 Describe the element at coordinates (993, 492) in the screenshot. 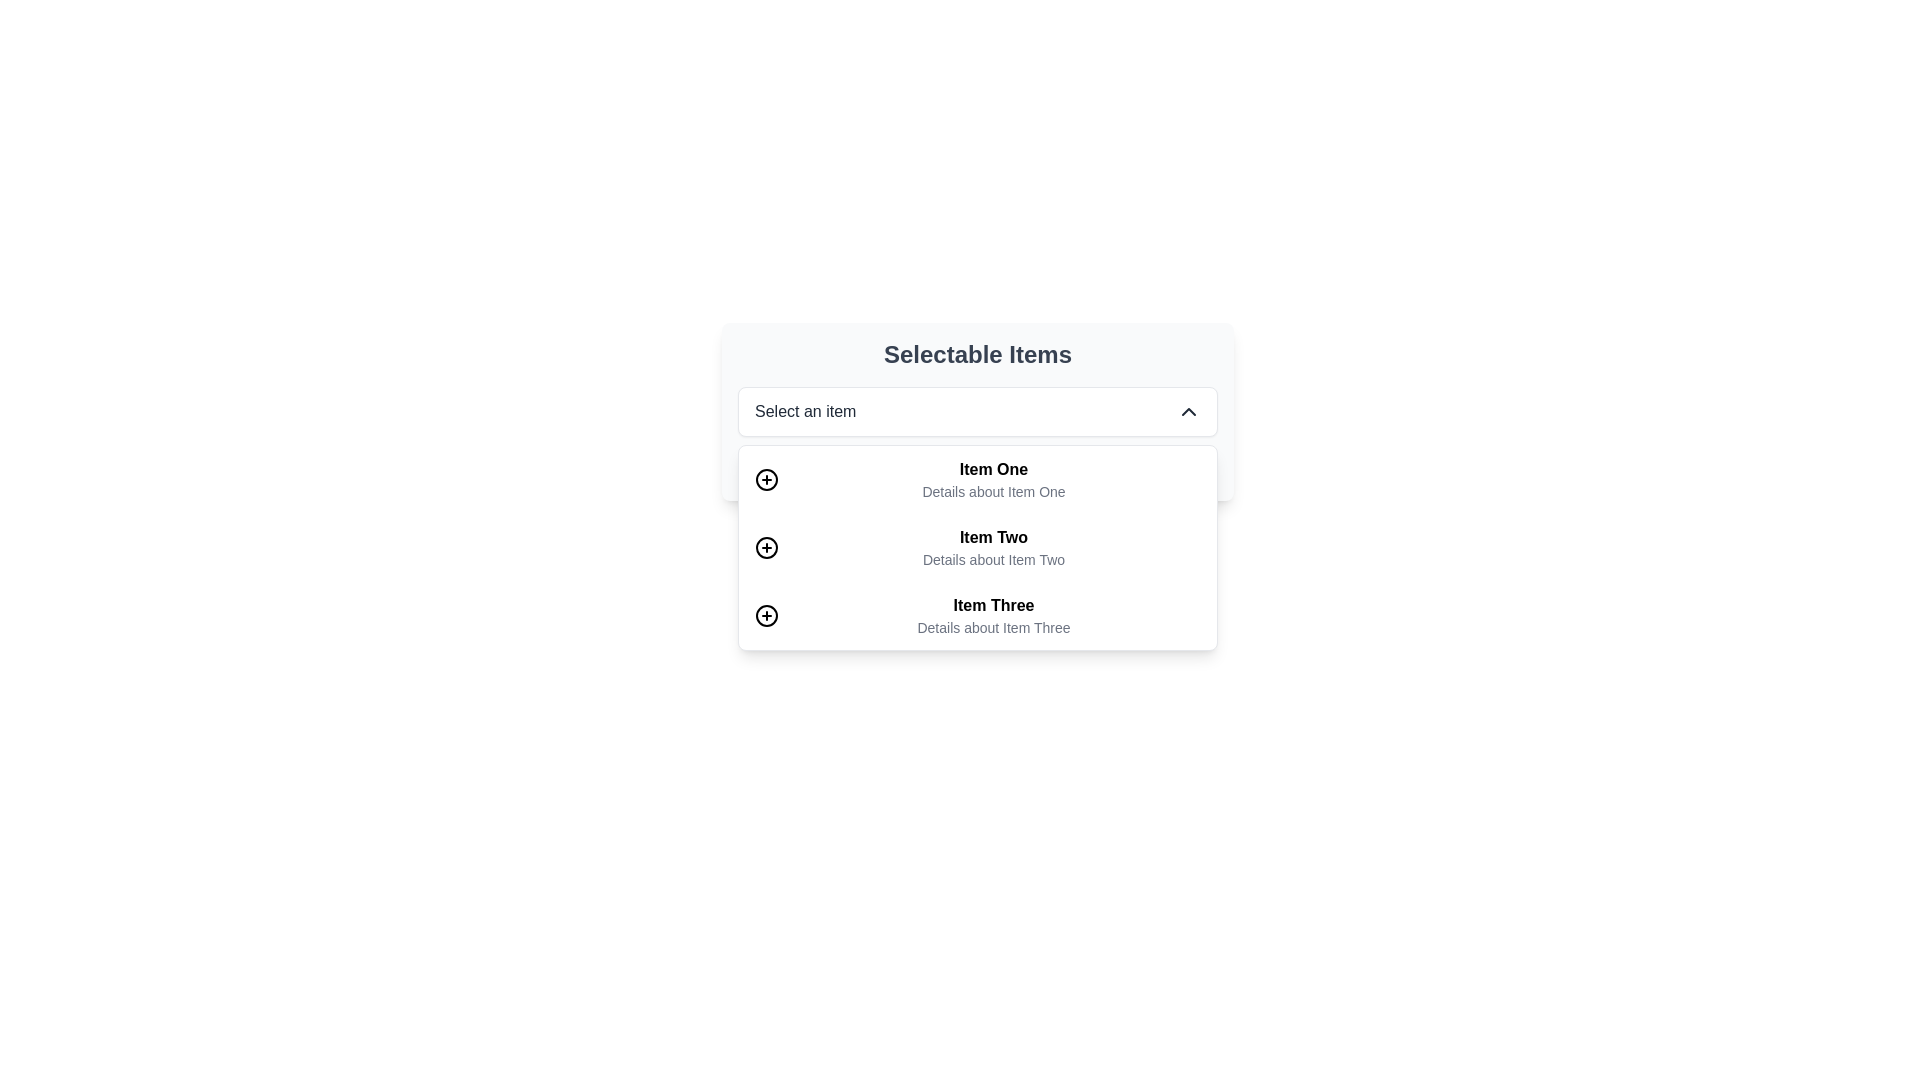

I see `the additional descriptive text for 'Item One' located below the header 'Selectable Items.'` at that location.